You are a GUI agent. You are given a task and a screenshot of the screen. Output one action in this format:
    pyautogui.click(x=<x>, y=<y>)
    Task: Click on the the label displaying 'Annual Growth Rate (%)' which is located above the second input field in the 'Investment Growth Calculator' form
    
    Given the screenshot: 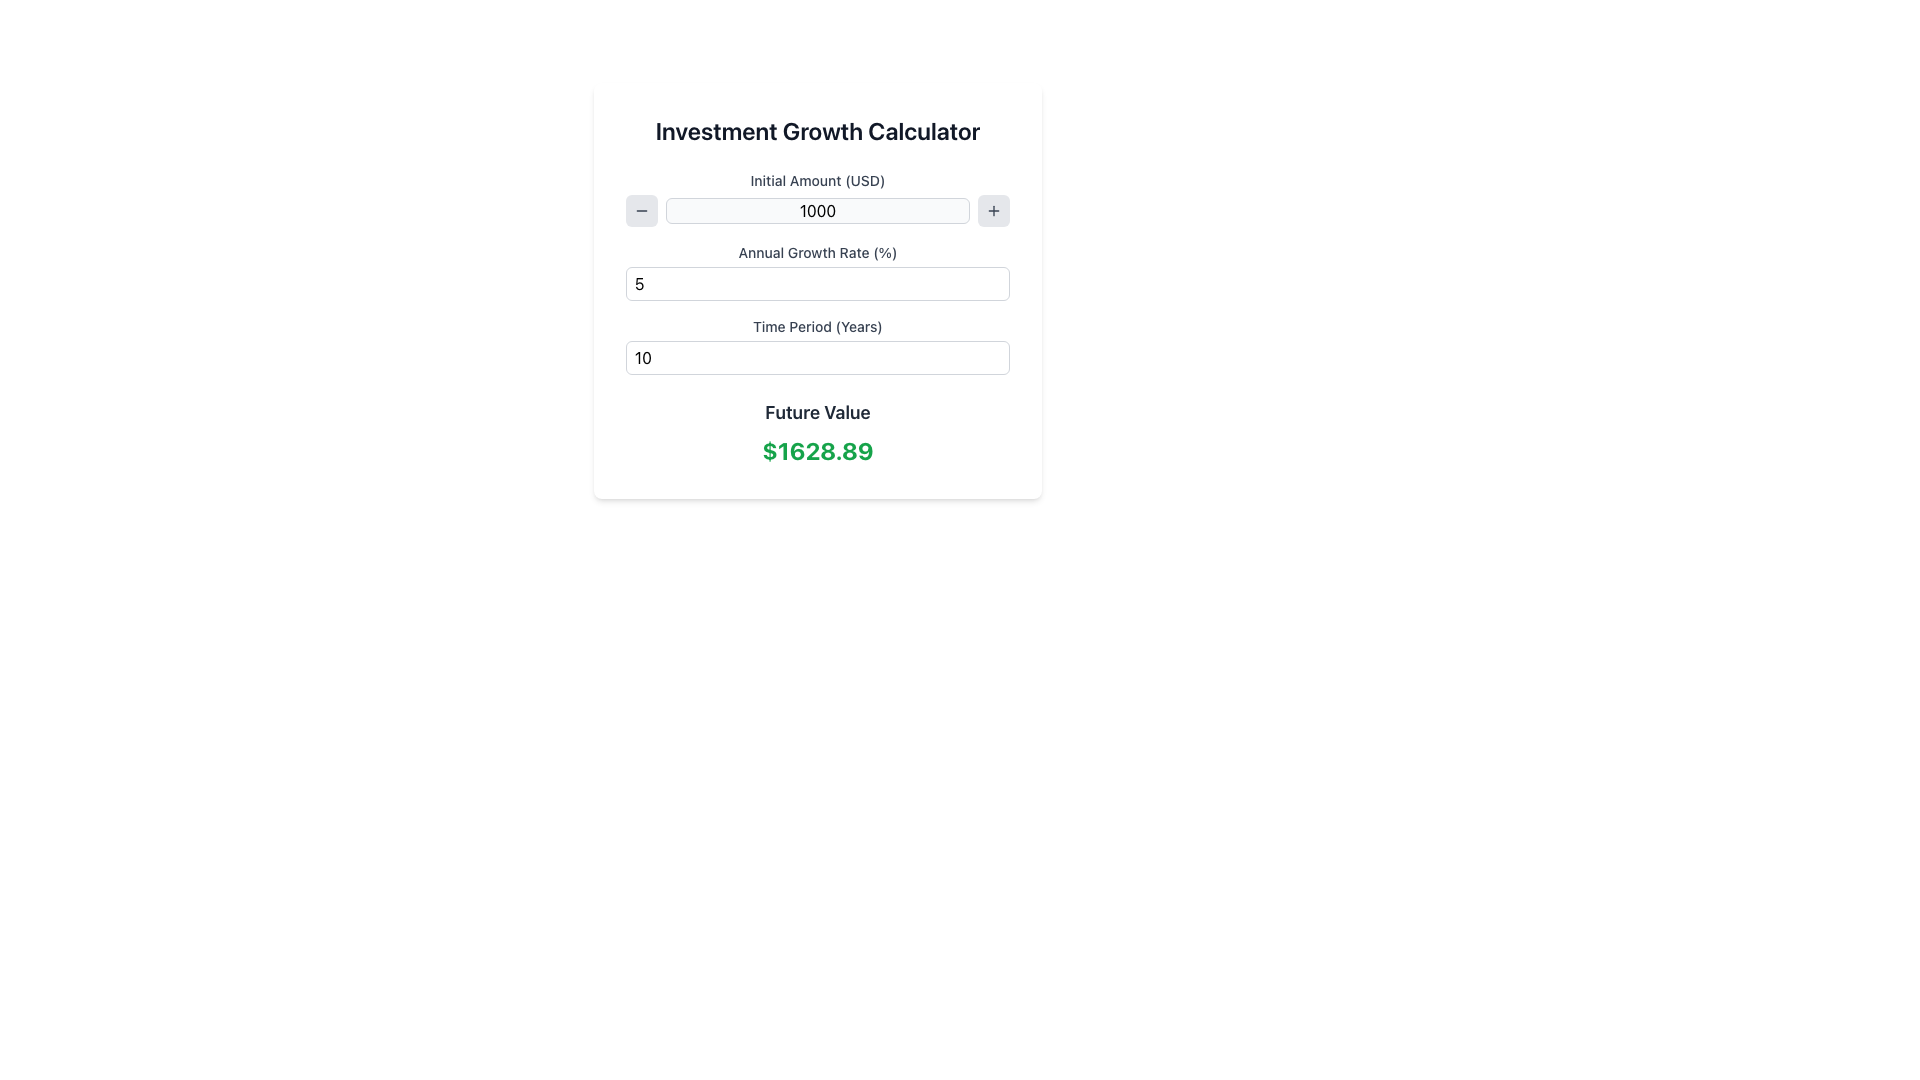 What is the action you would take?
    pyautogui.click(x=817, y=252)
    